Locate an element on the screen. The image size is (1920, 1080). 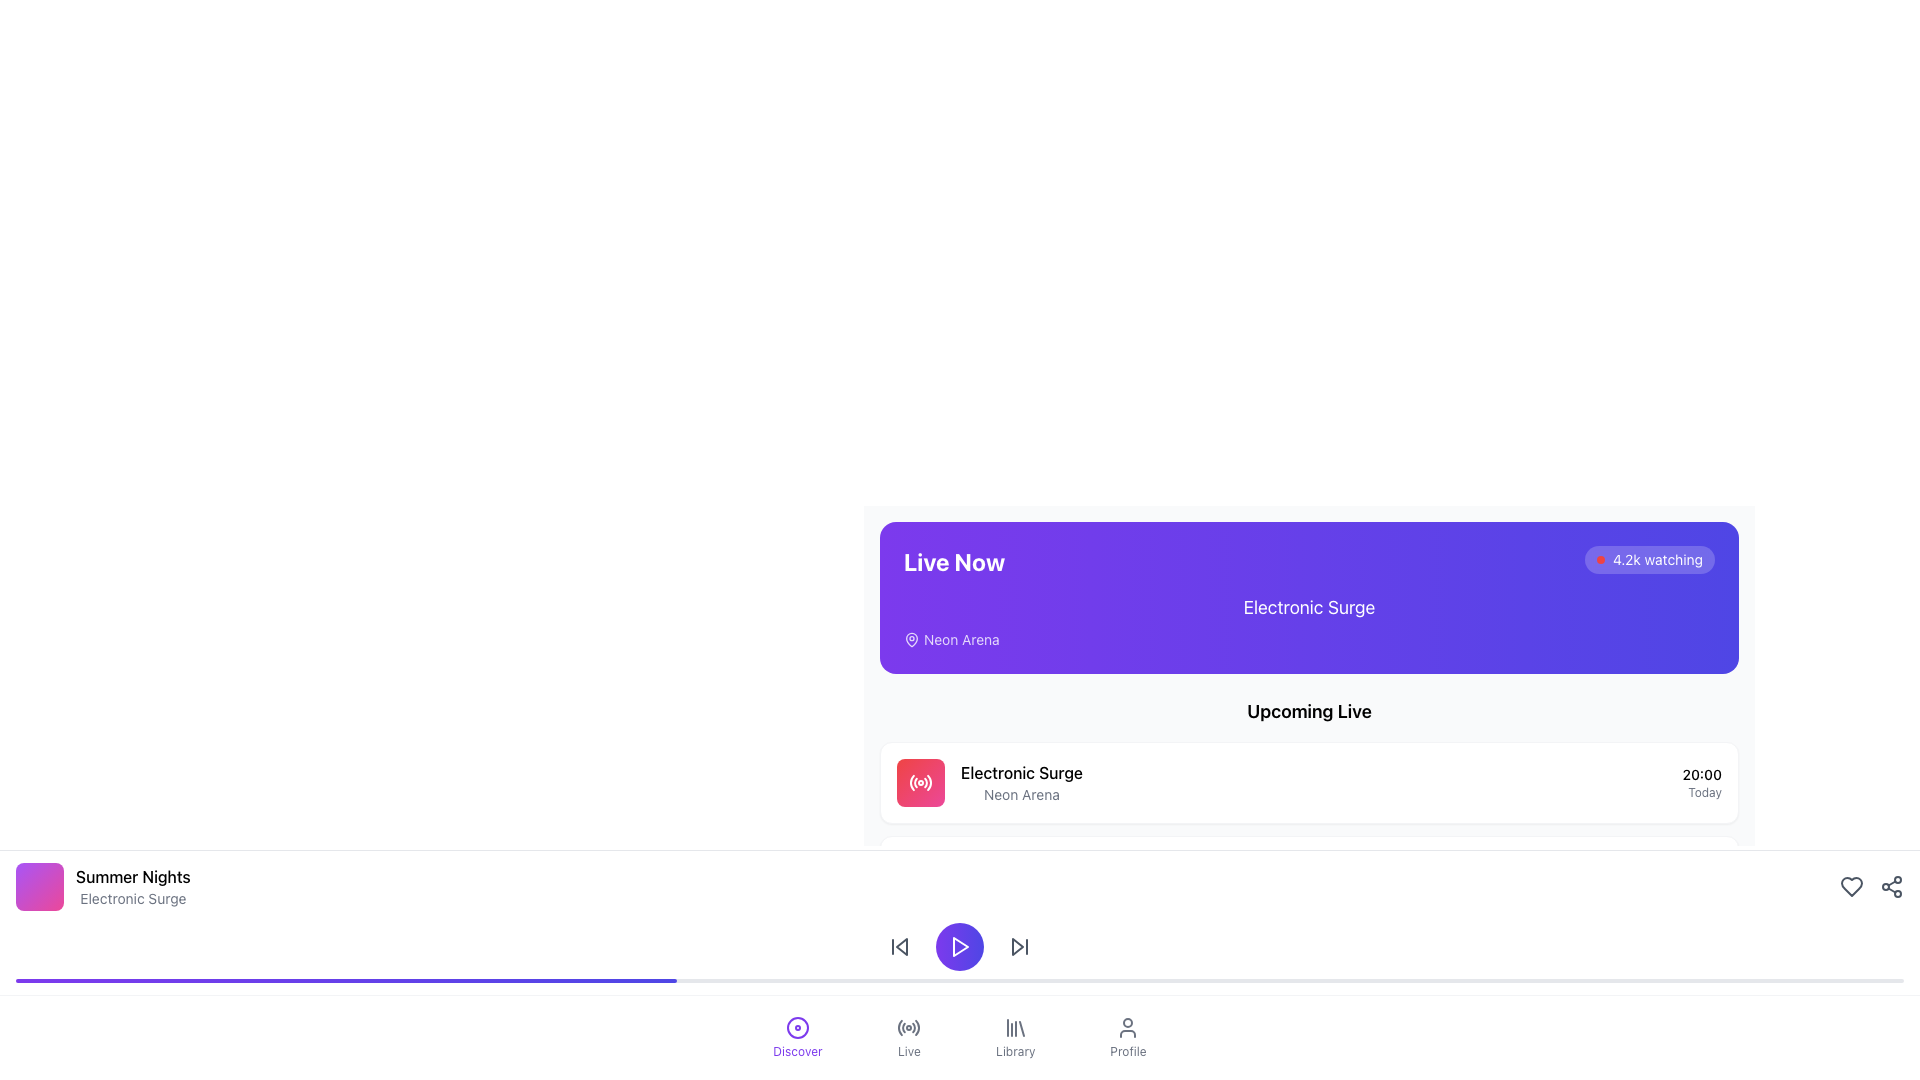
the location in the Text Block, which serves is located at coordinates (1022, 782).